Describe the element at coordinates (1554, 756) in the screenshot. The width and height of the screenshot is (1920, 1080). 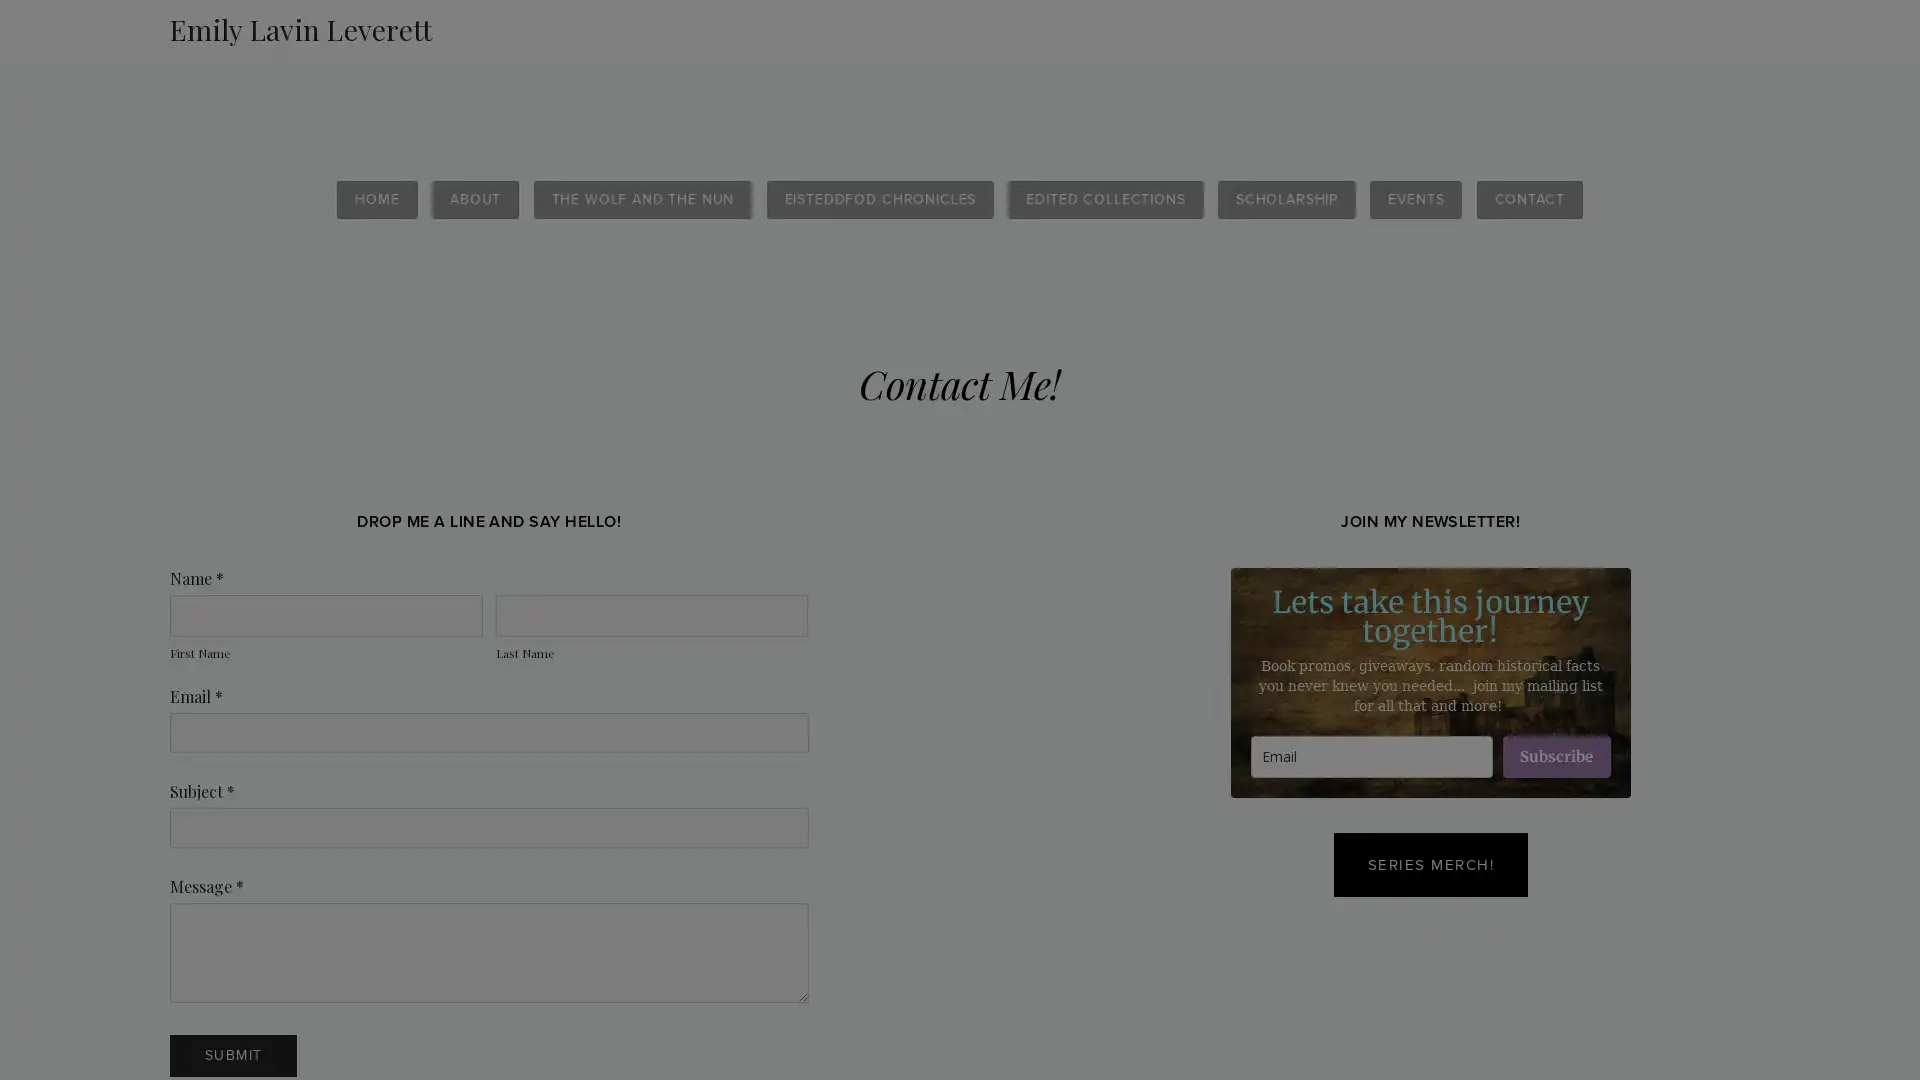
I see `Subscribe` at that location.